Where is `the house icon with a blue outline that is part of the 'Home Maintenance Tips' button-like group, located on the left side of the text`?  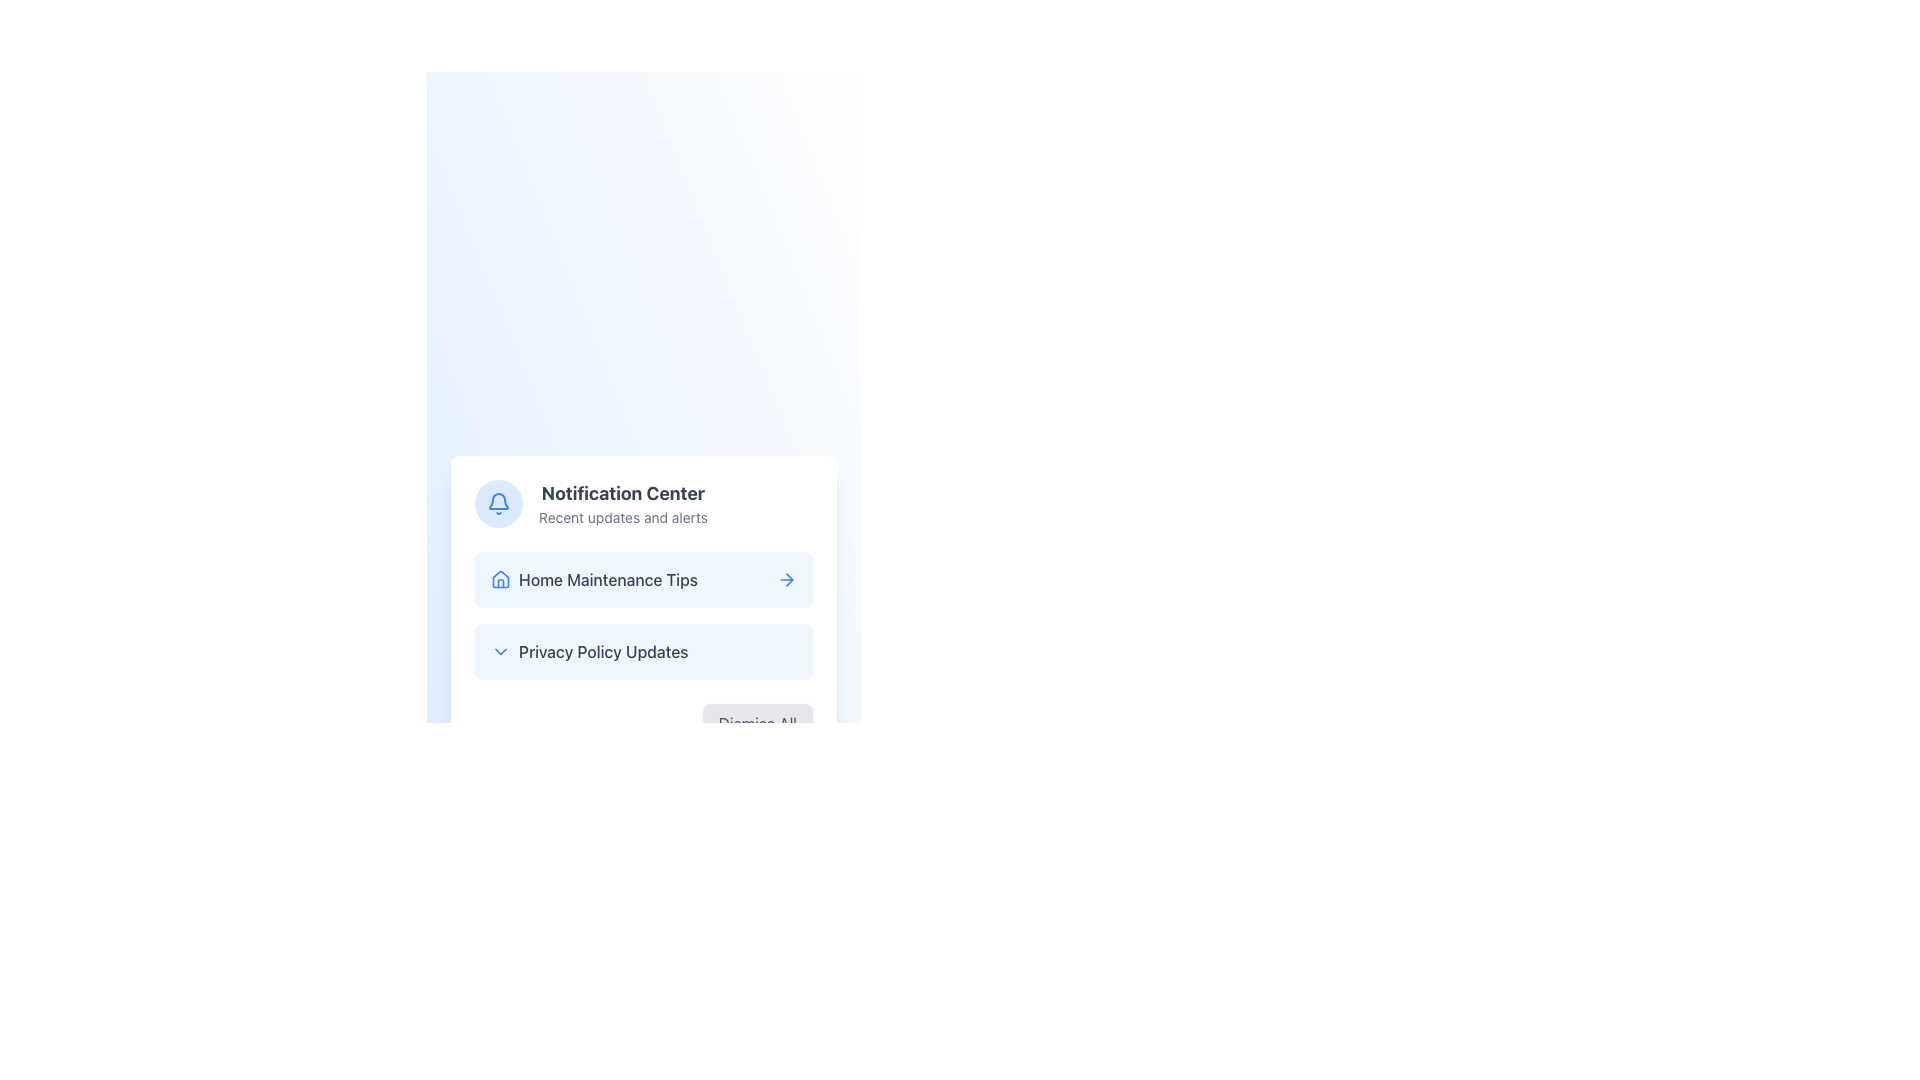
the house icon with a blue outline that is part of the 'Home Maintenance Tips' button-like group, located on the left side of the text is located at coordinates (500, 579).